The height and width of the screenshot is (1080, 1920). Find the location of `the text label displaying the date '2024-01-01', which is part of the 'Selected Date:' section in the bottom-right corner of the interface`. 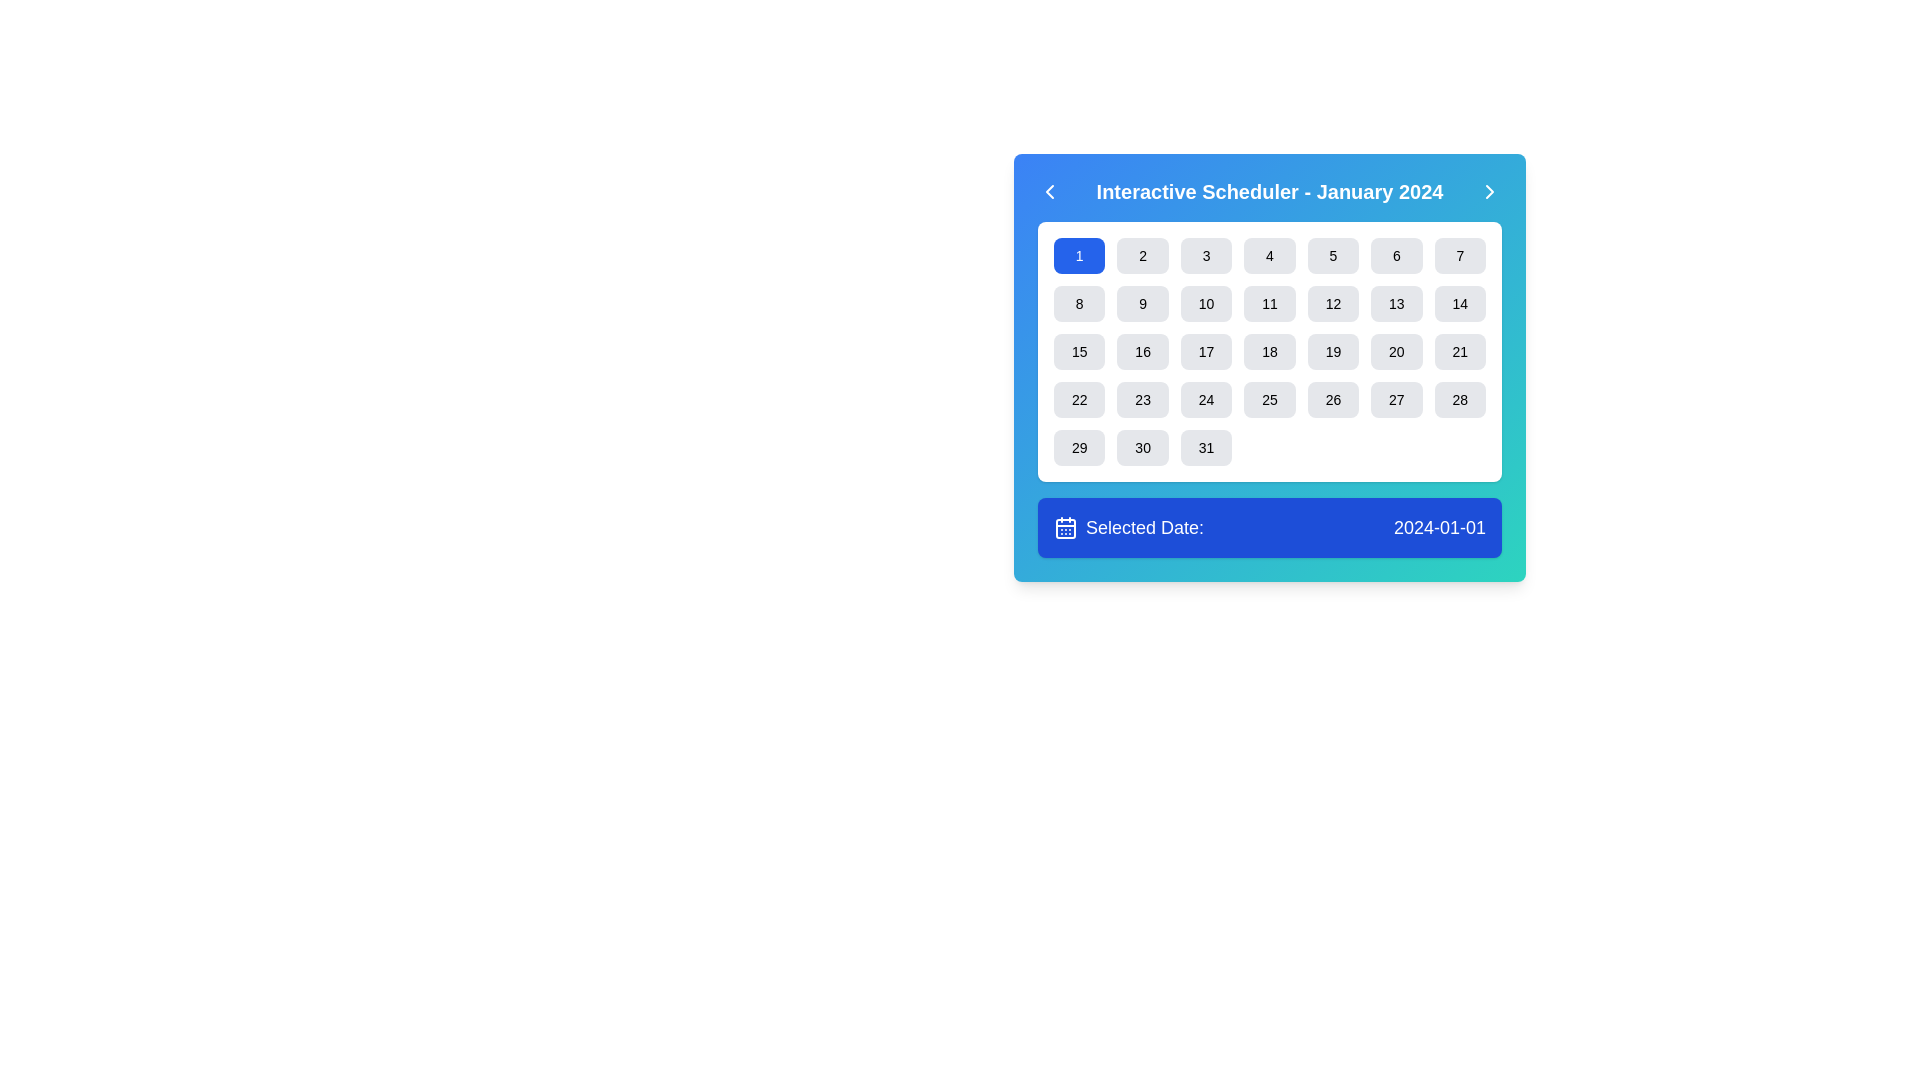

the text label displaying the date '2024-01-01', which is part of the 'Selected Date:' section in the bottom-right corner of the interface is located at coordinates (1440, 527).